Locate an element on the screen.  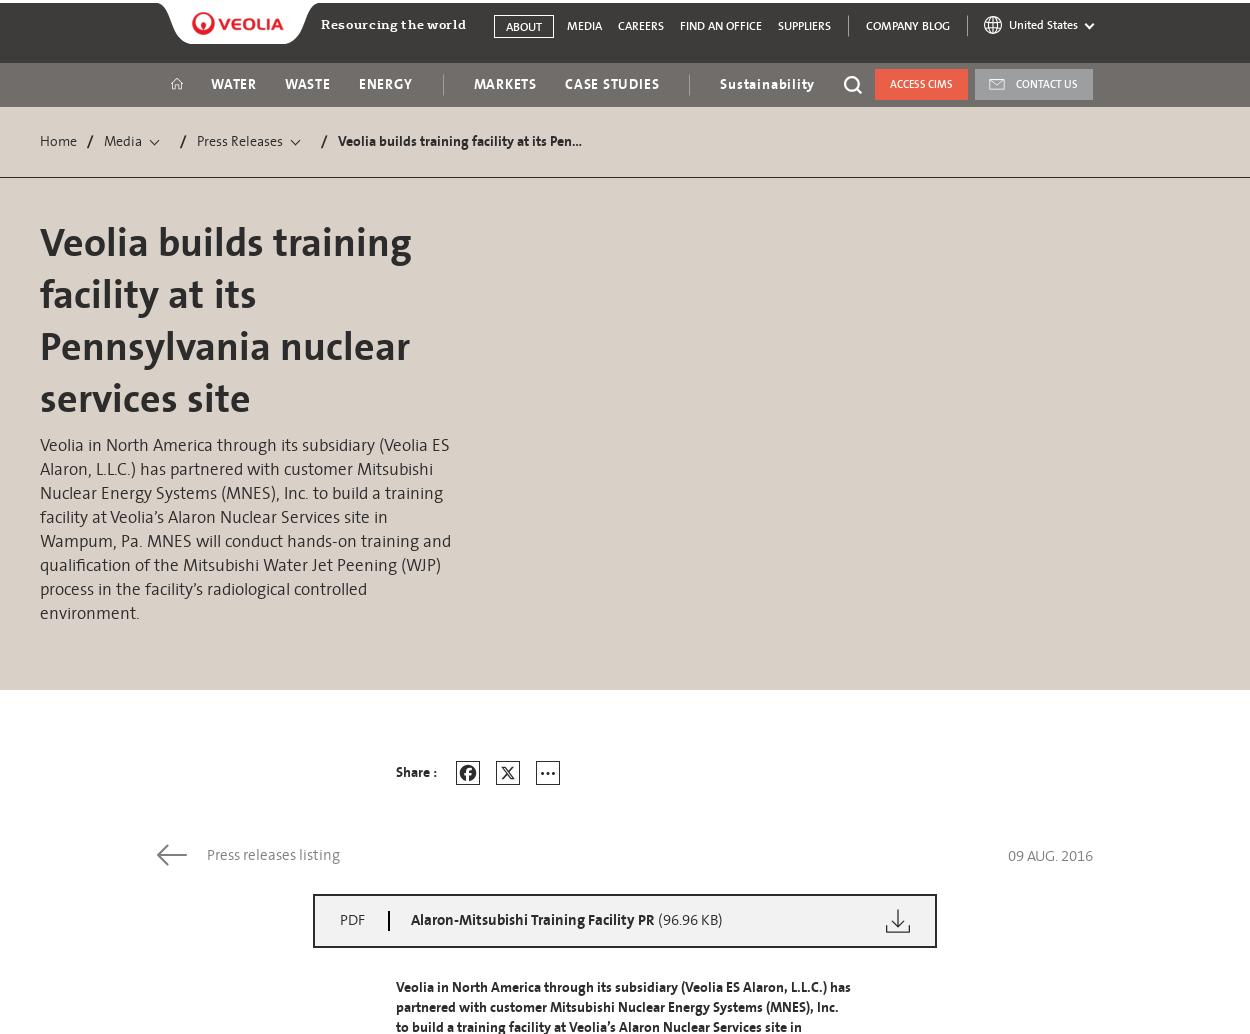
'OFIS' is located at coordinates (891, 341).